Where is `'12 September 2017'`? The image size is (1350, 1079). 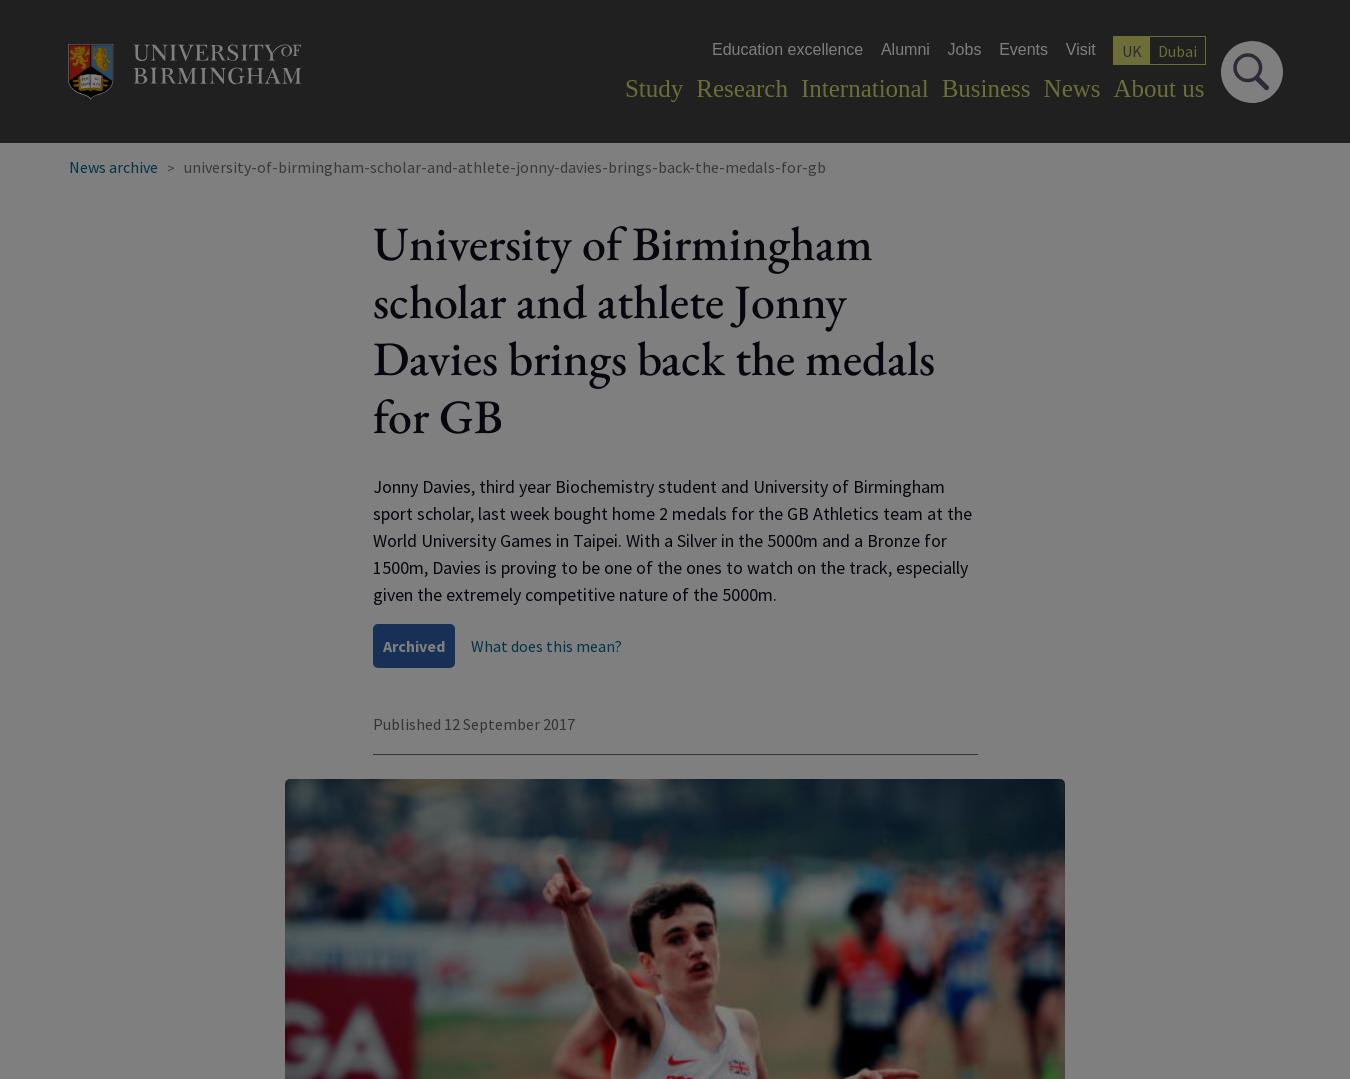 '12 September 2017' is located at coordinates (507, 723).